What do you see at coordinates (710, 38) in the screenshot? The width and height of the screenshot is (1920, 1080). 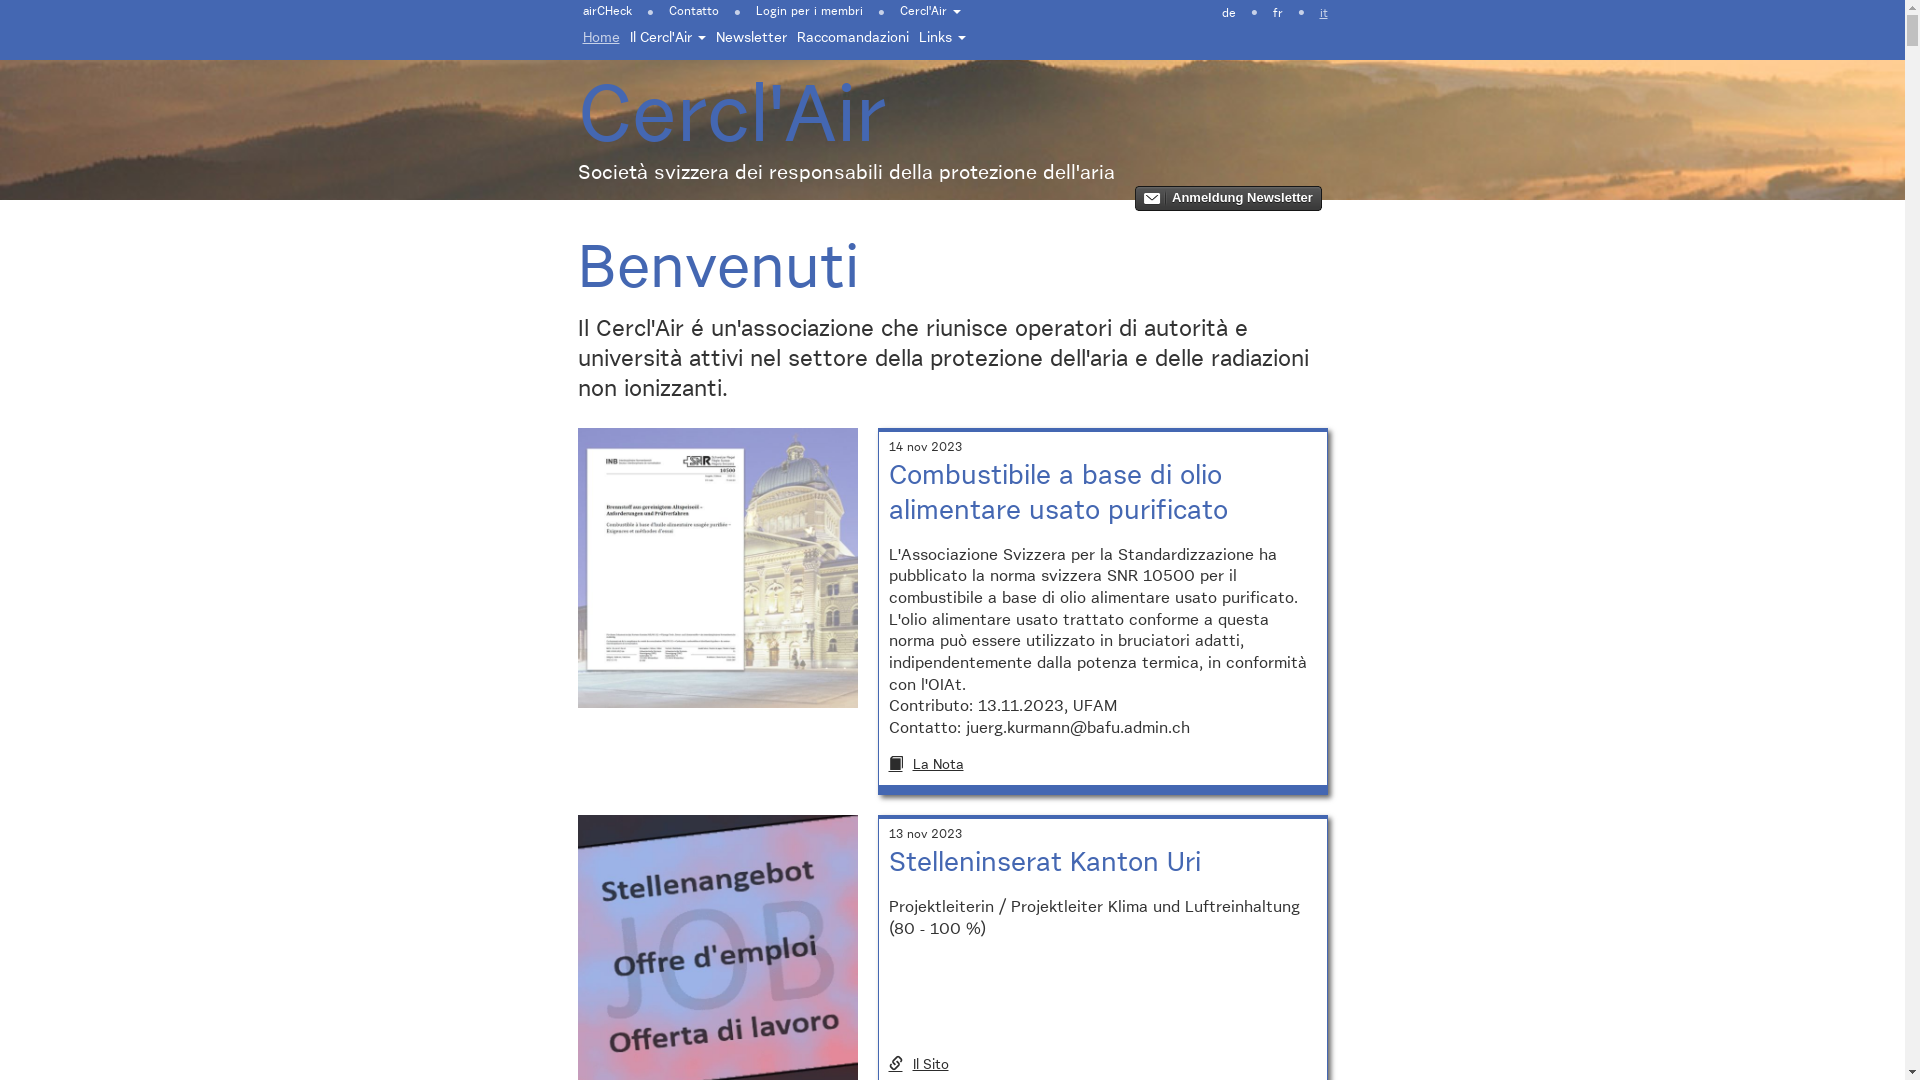 I see `'Newsletter'` at bounding box center [710, 38].